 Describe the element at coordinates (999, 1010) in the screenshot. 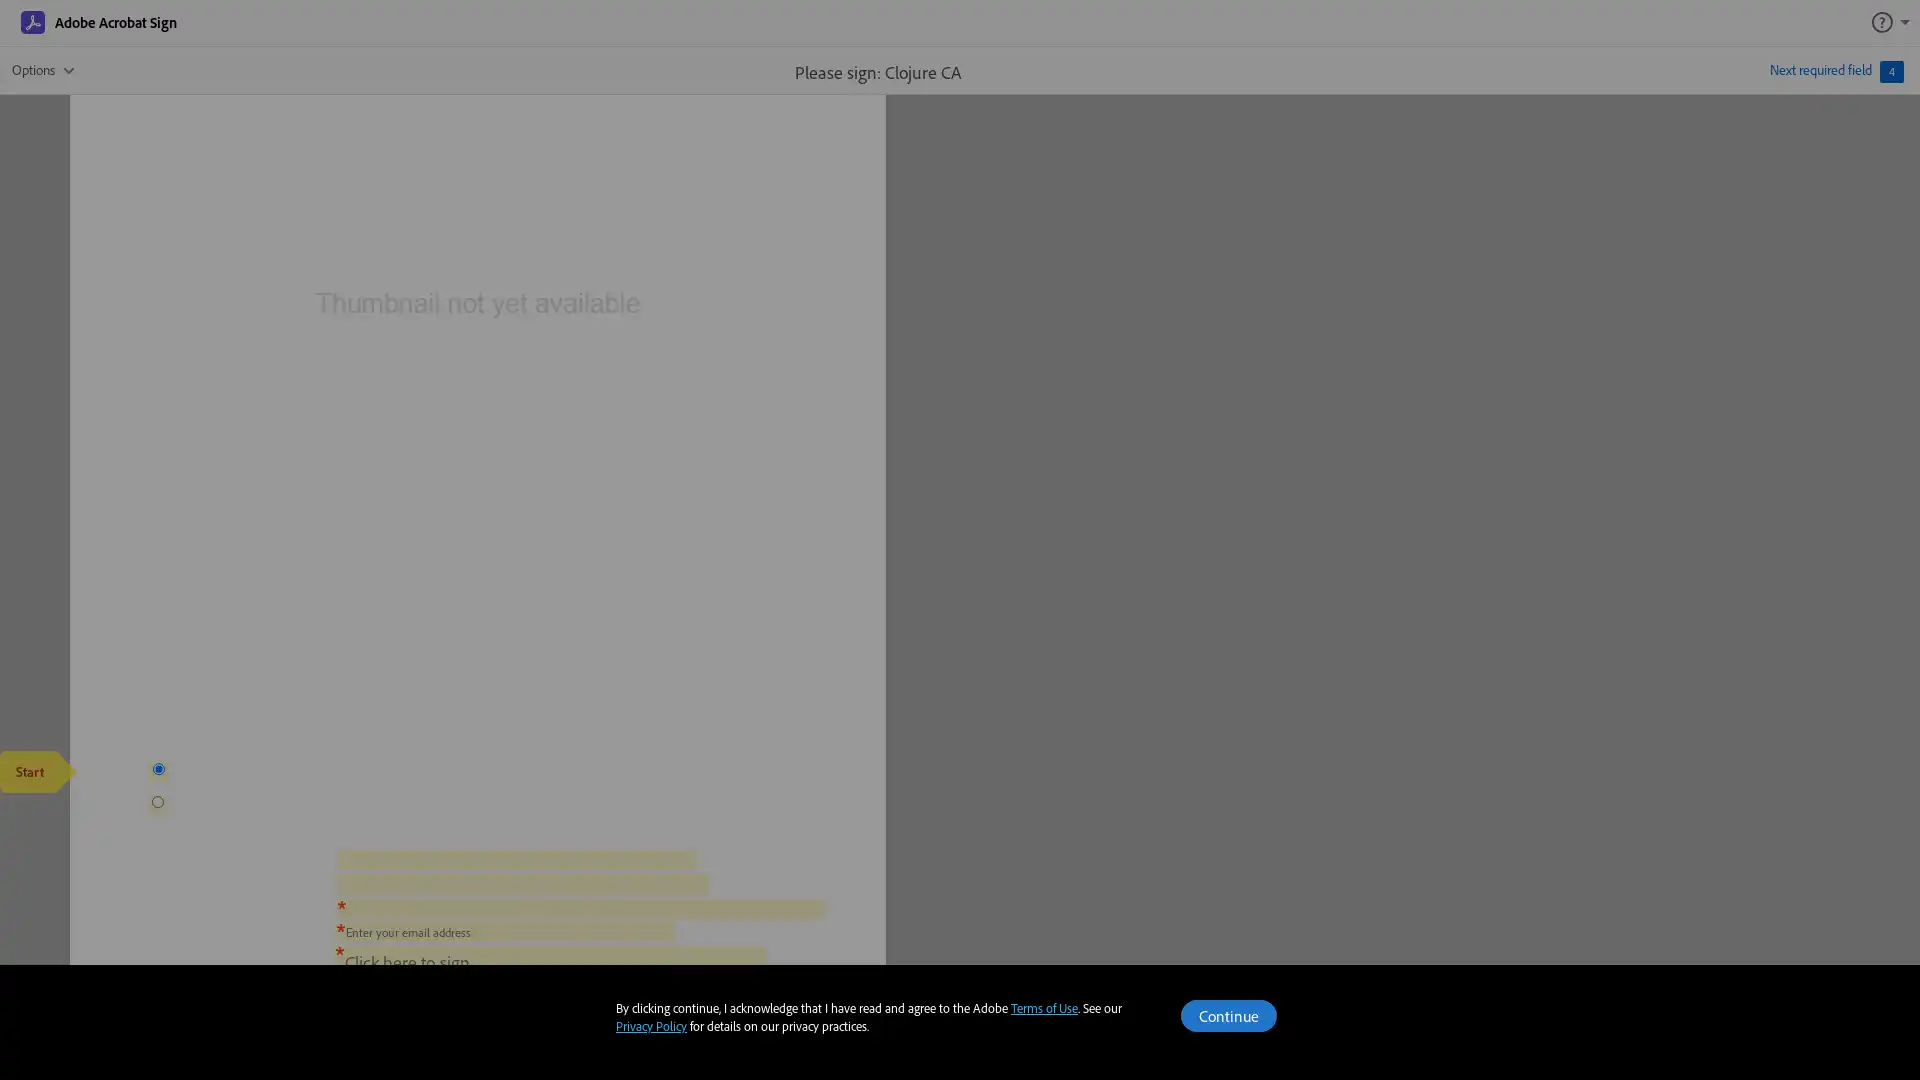

I see `Zoom out` at that location.